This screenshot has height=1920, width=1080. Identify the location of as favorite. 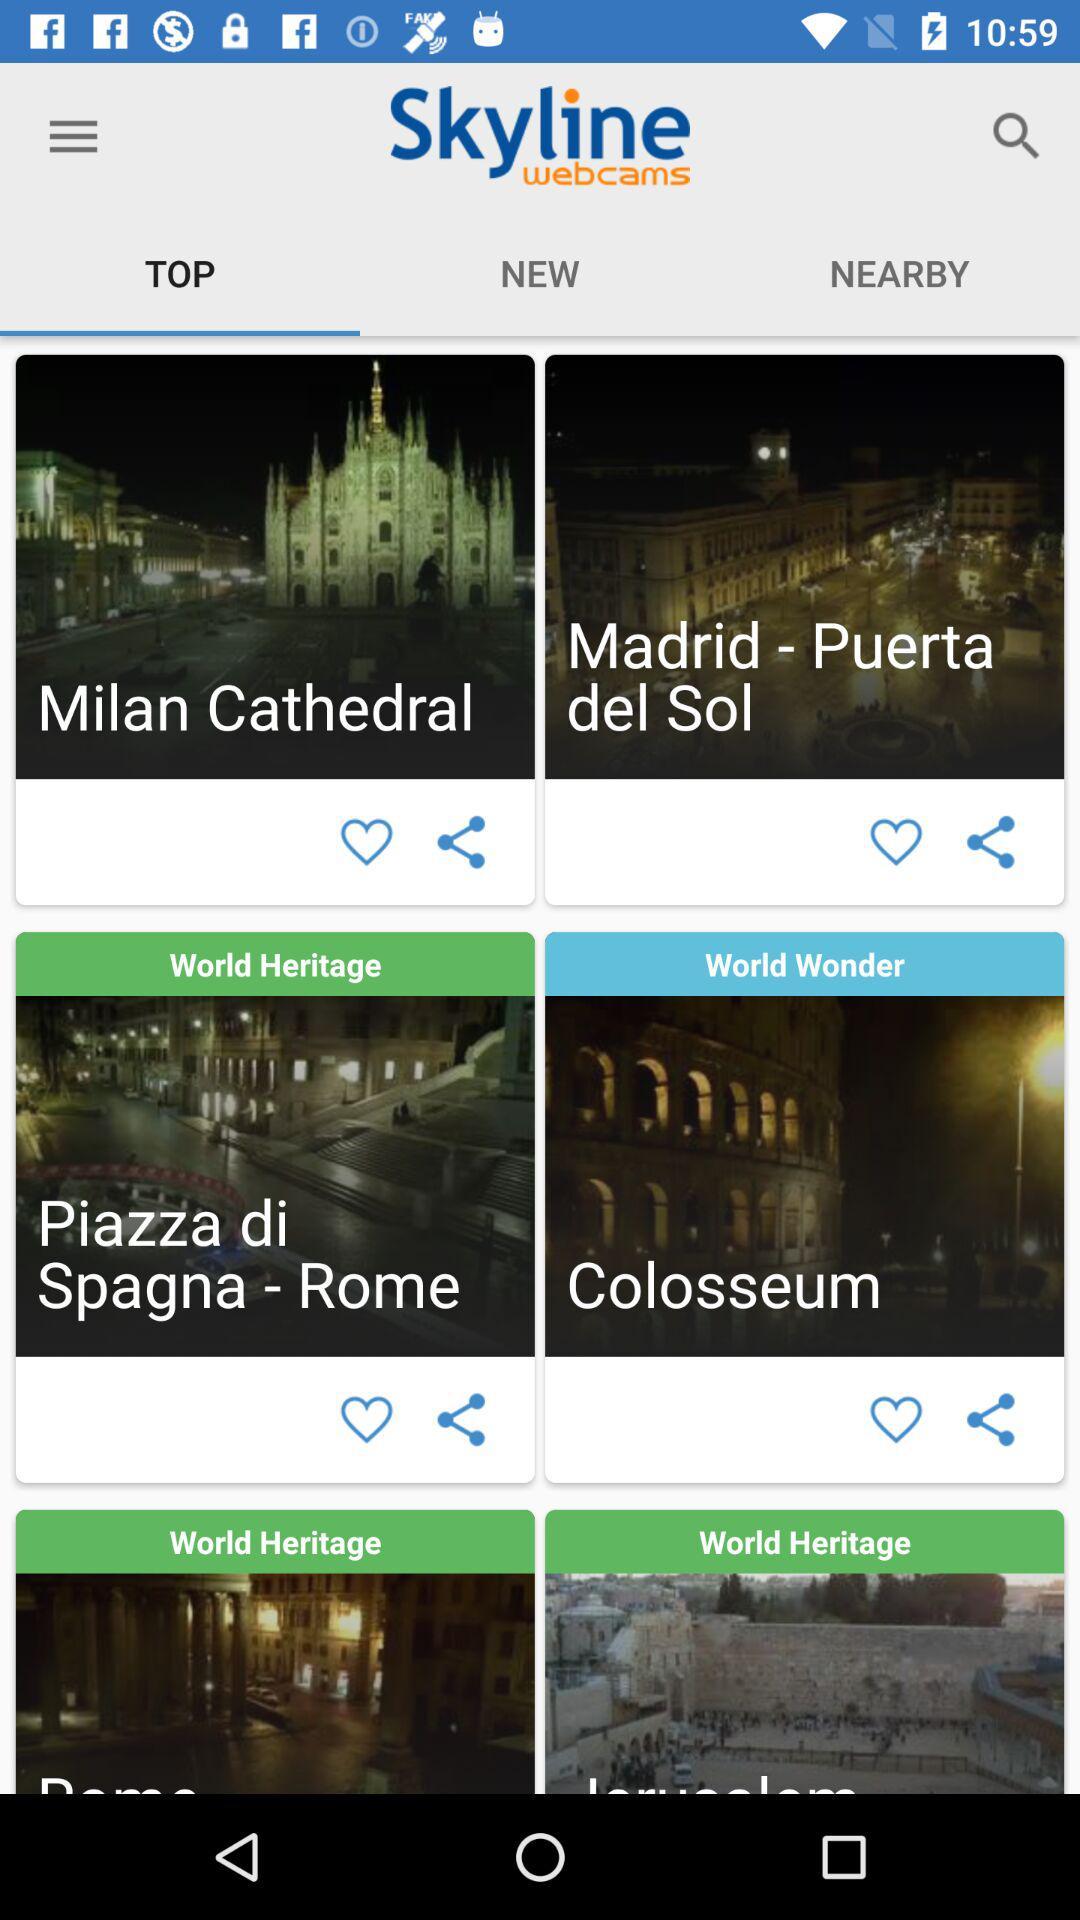
(895, 842).